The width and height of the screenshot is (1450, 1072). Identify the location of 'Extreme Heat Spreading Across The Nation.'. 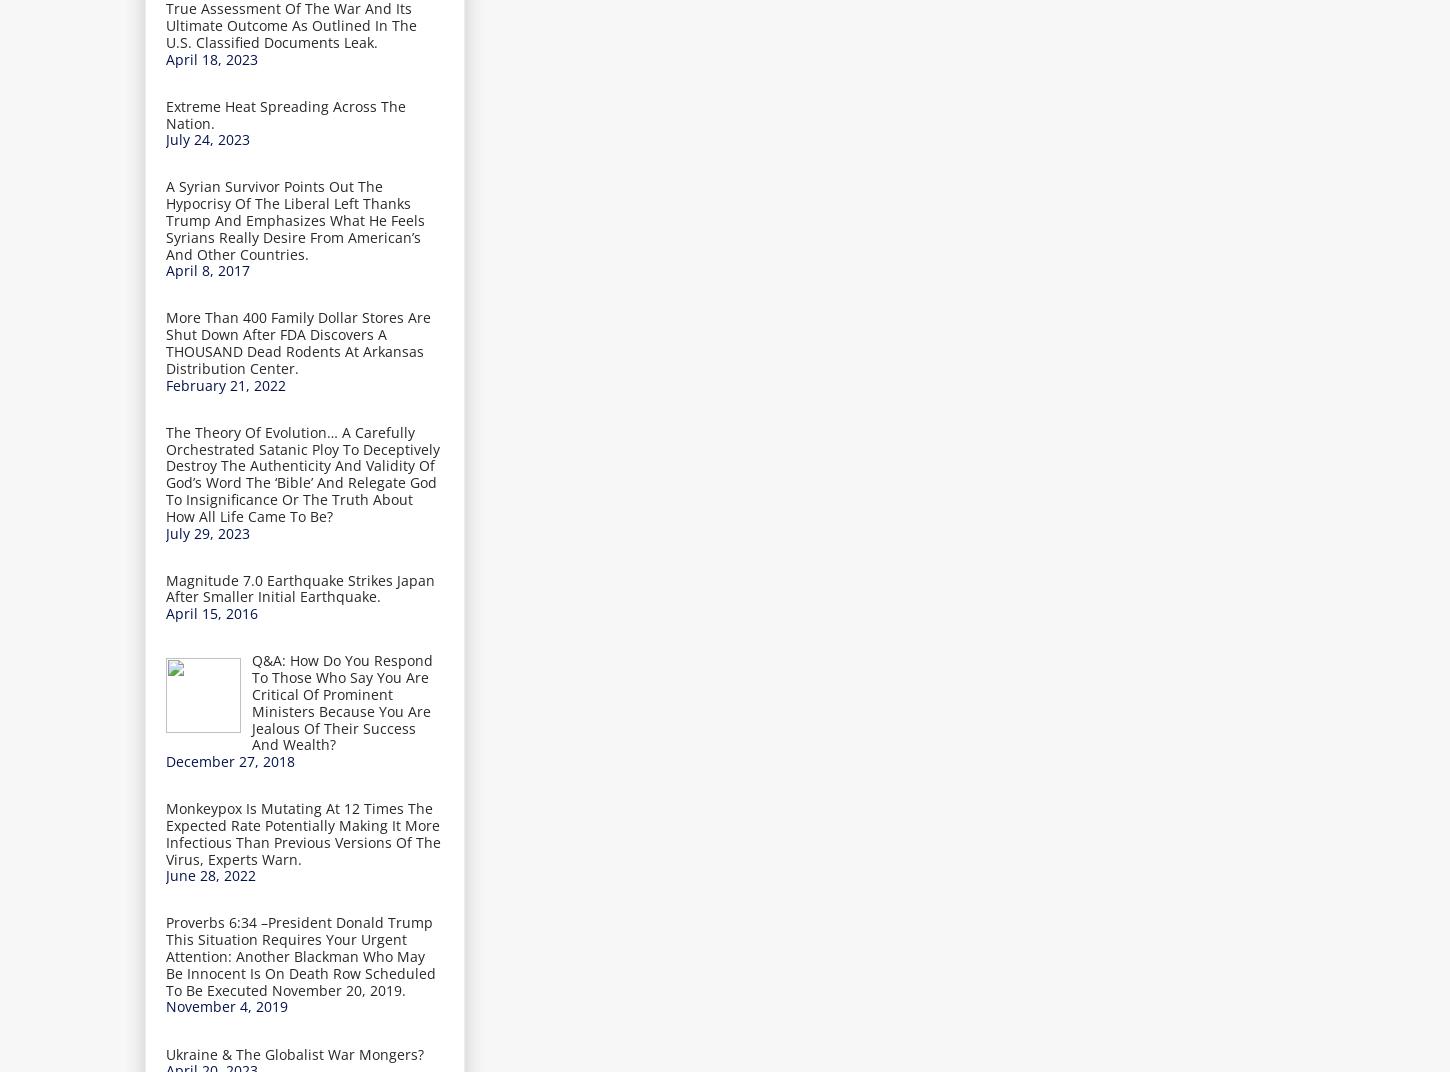
(165, 113).